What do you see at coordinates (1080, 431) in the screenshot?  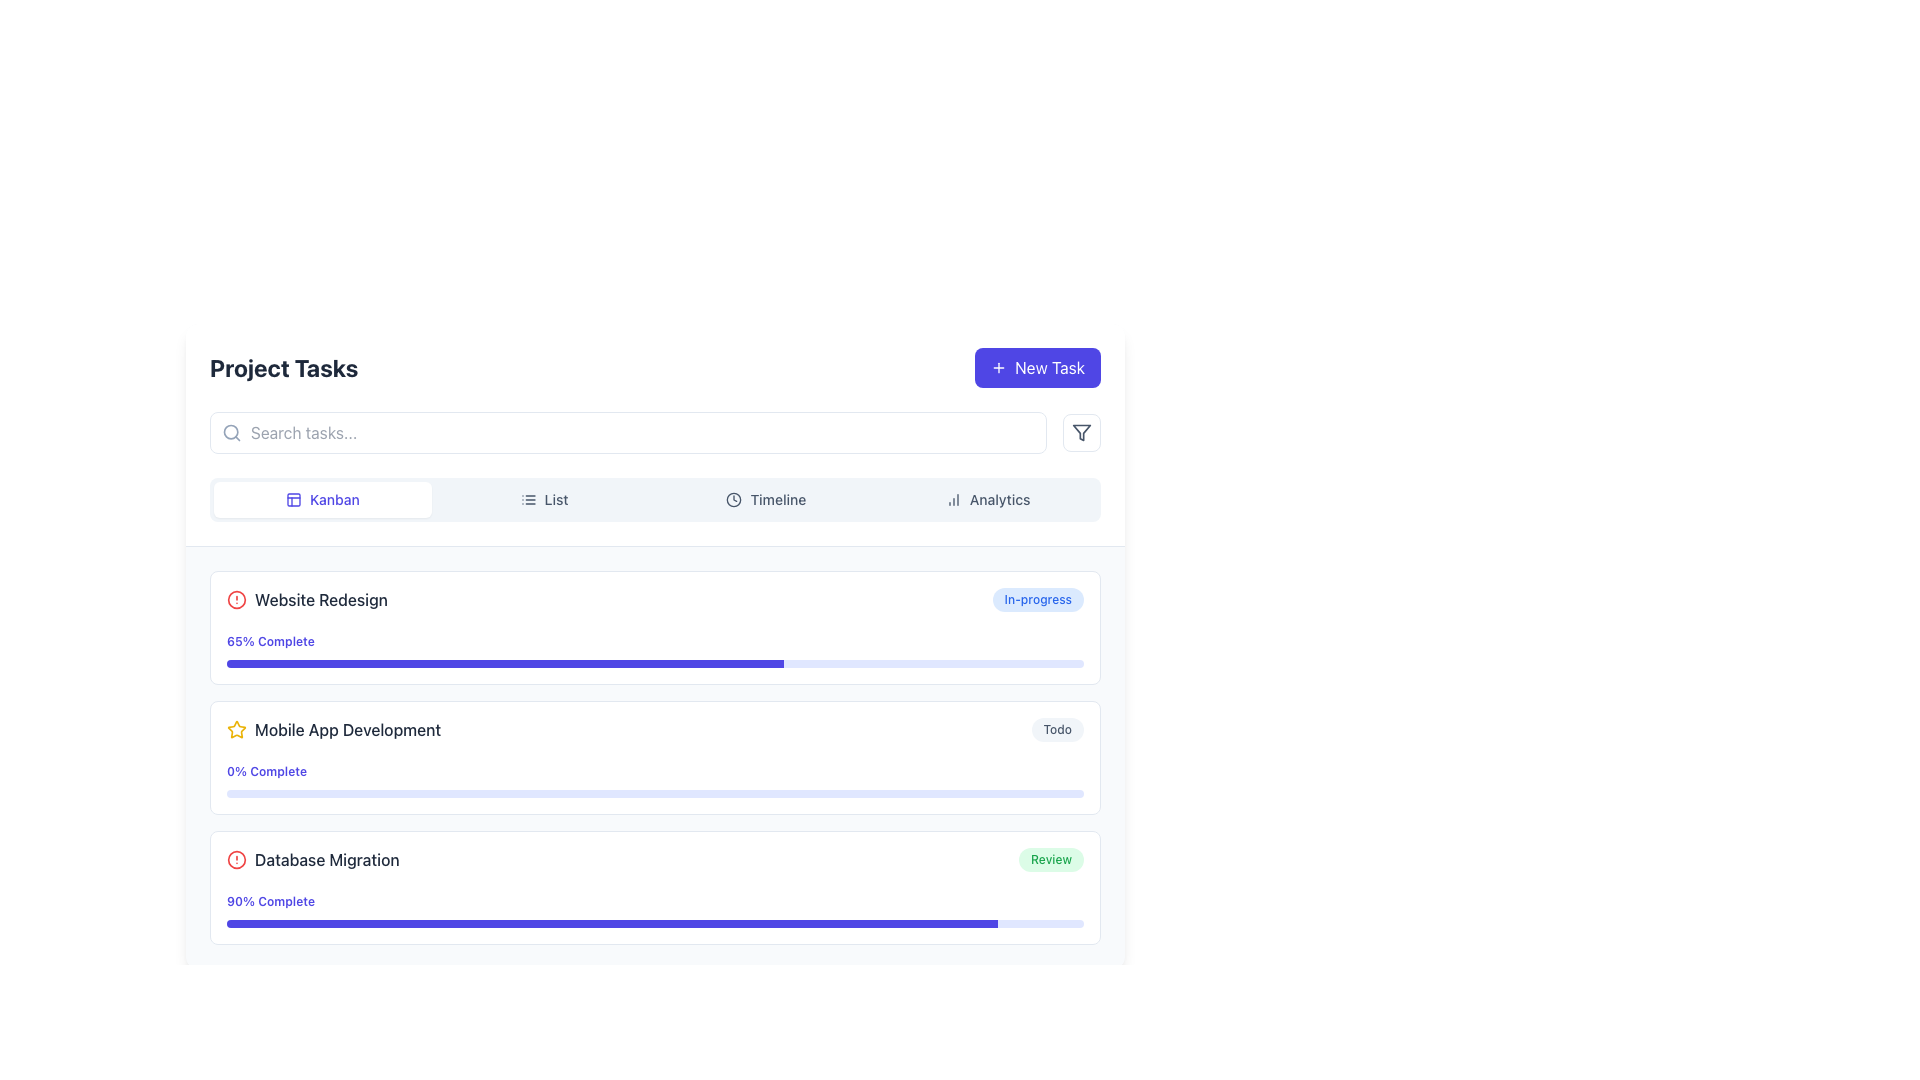 I see `the filter icon located in the top-right corner of the interface` at bounding box center [1080, 431].